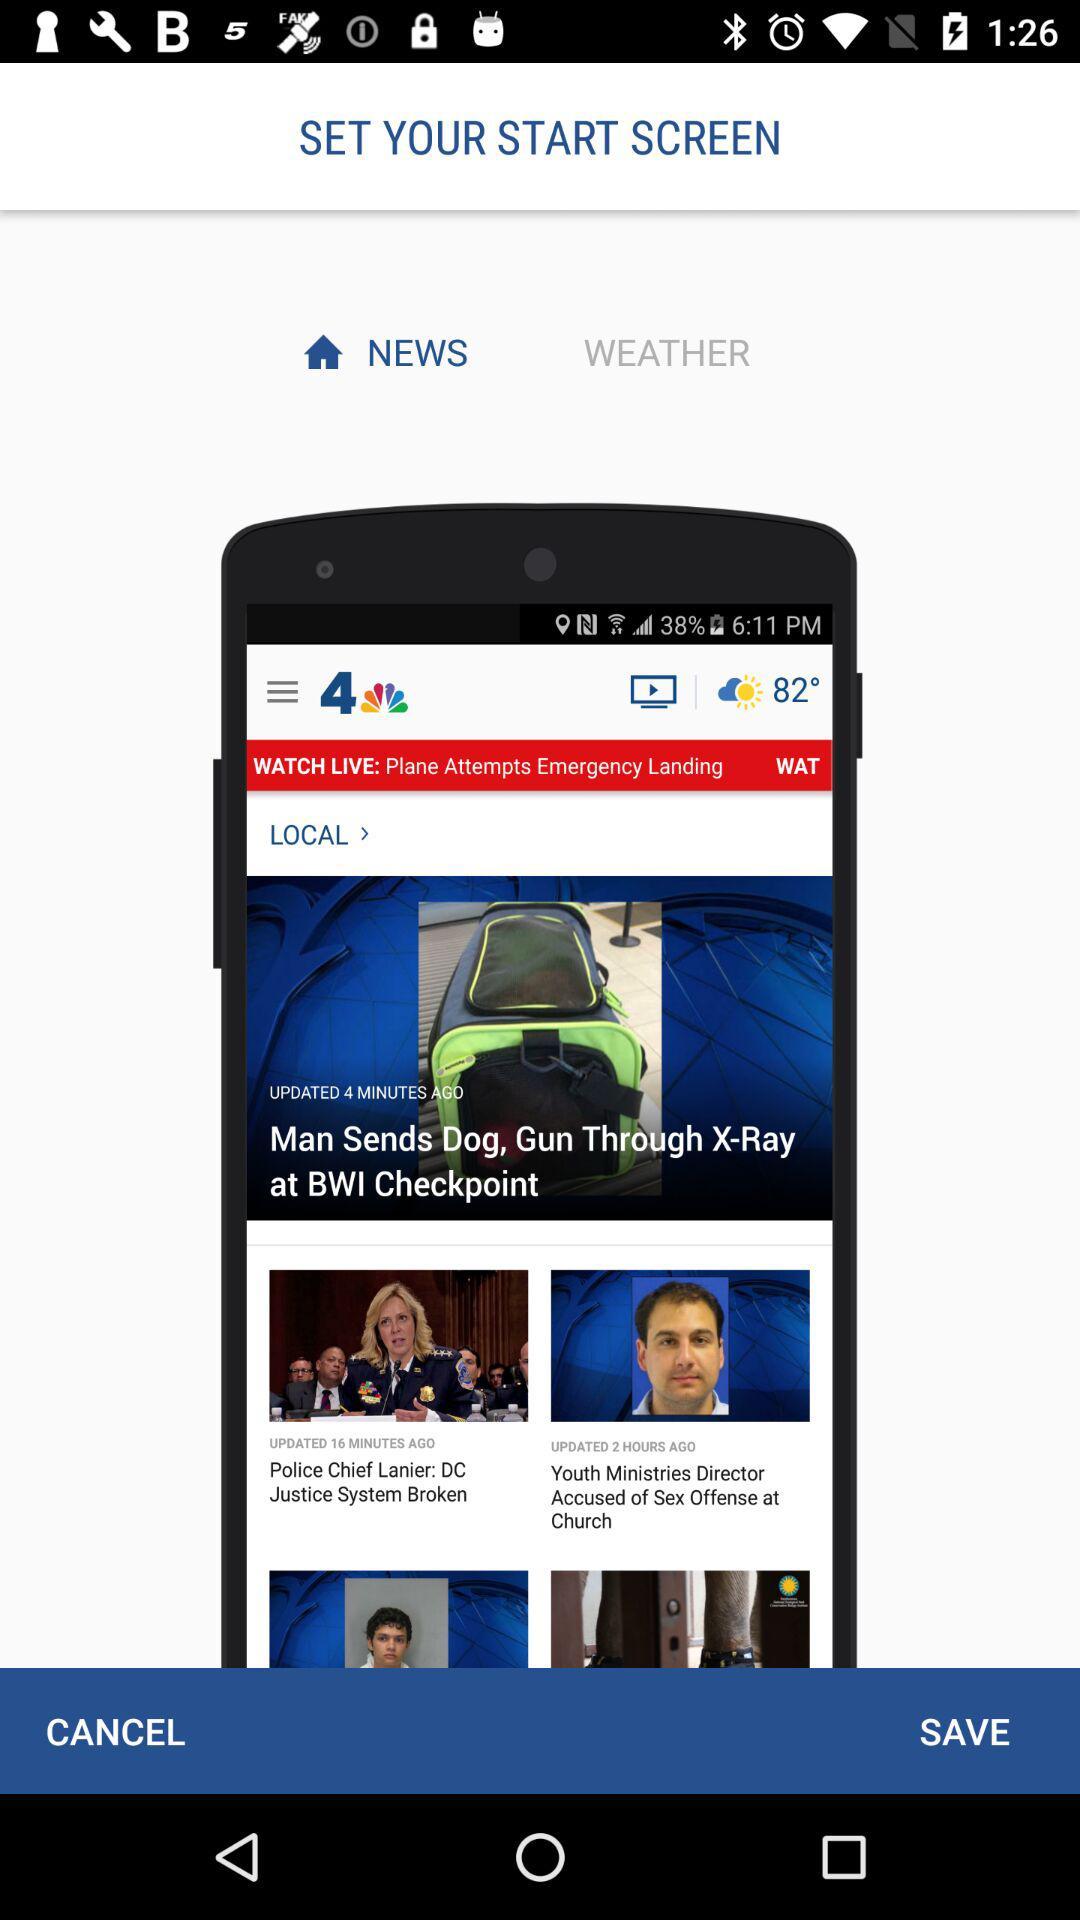  Describe the element at coordinates (540, 135) in the screenshot. I see `the set your start item` at that location.